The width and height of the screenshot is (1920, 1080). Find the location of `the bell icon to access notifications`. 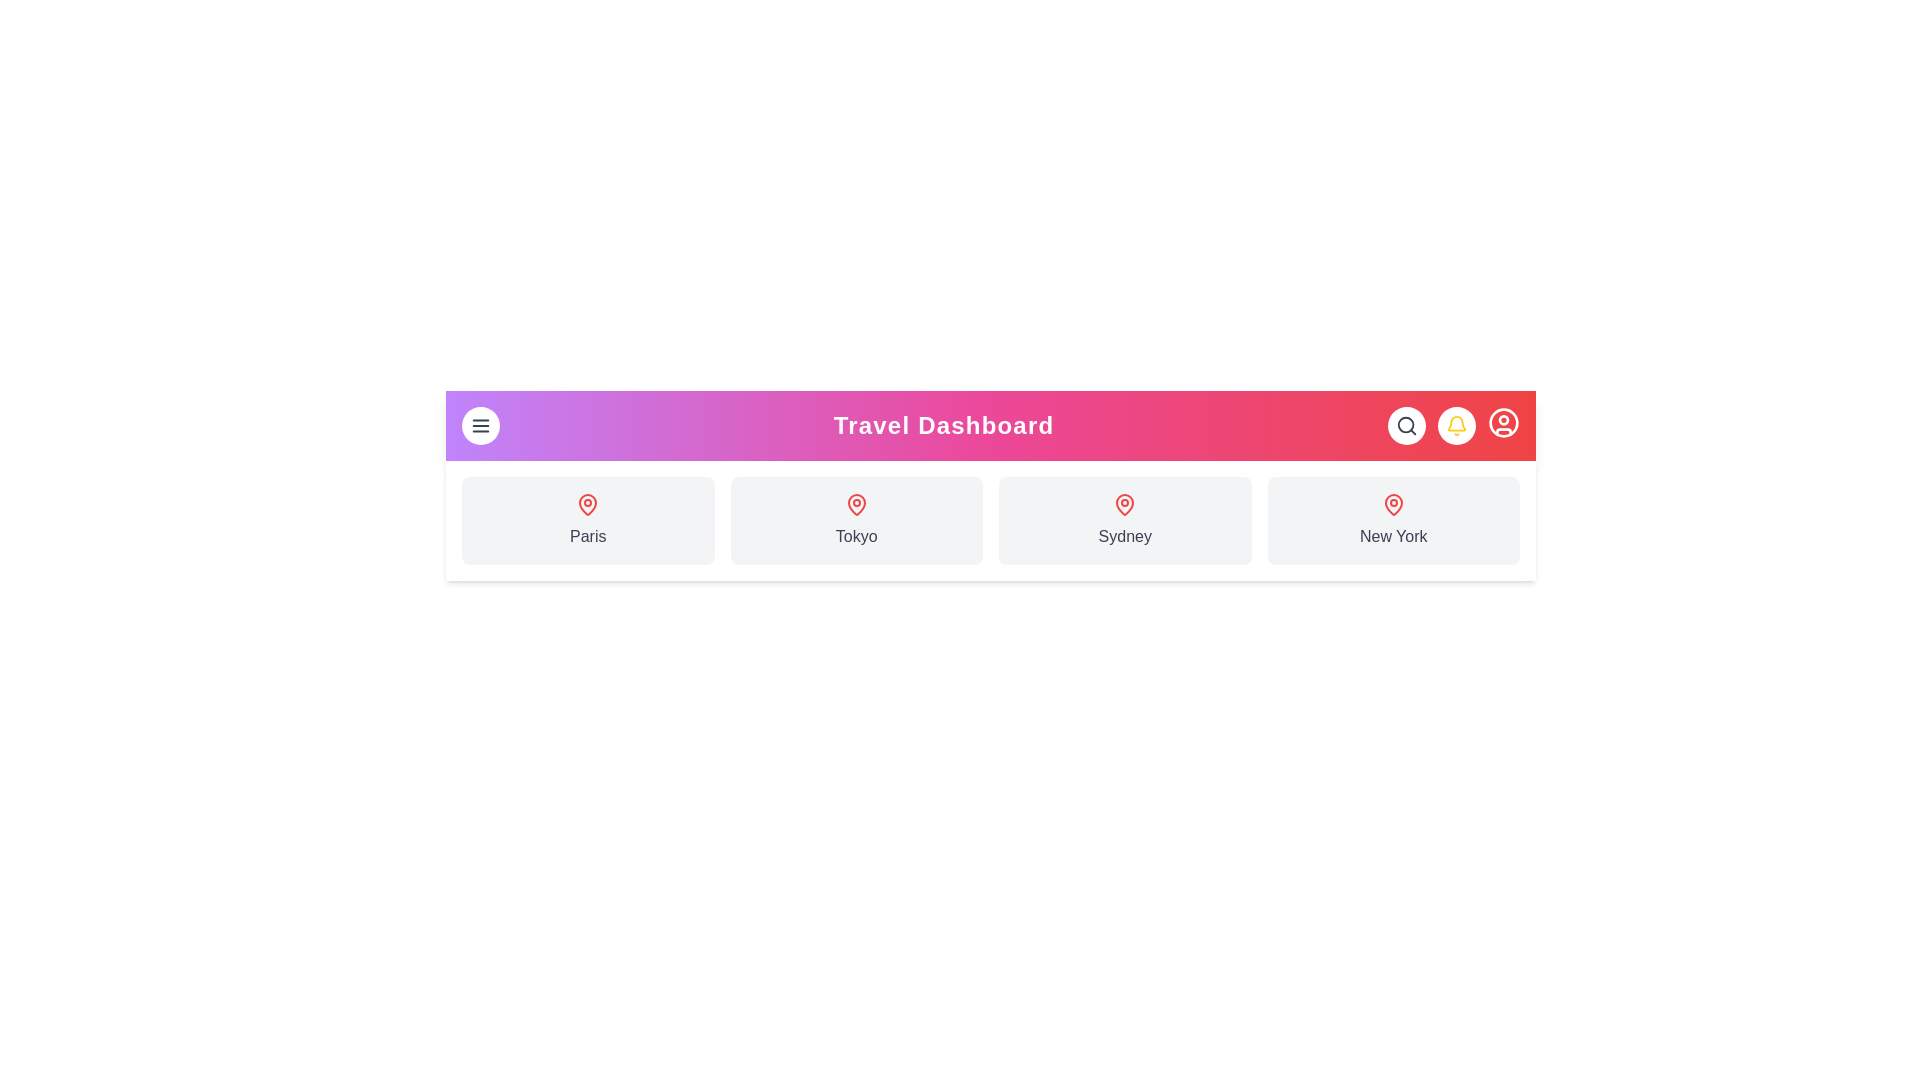

the bell icon to access notifications is located at coordinates (1457, 424).